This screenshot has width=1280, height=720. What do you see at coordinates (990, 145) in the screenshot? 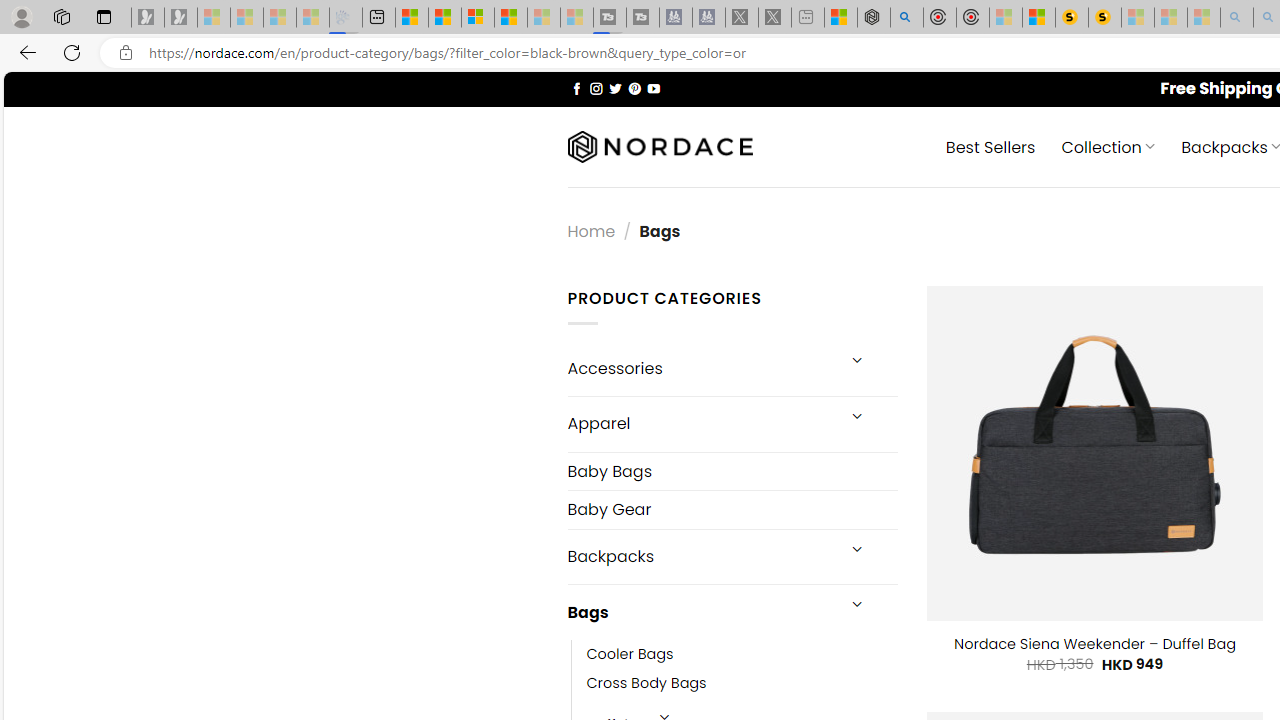
I see `'  Best Sellers'` at bounding box center [990, 145].